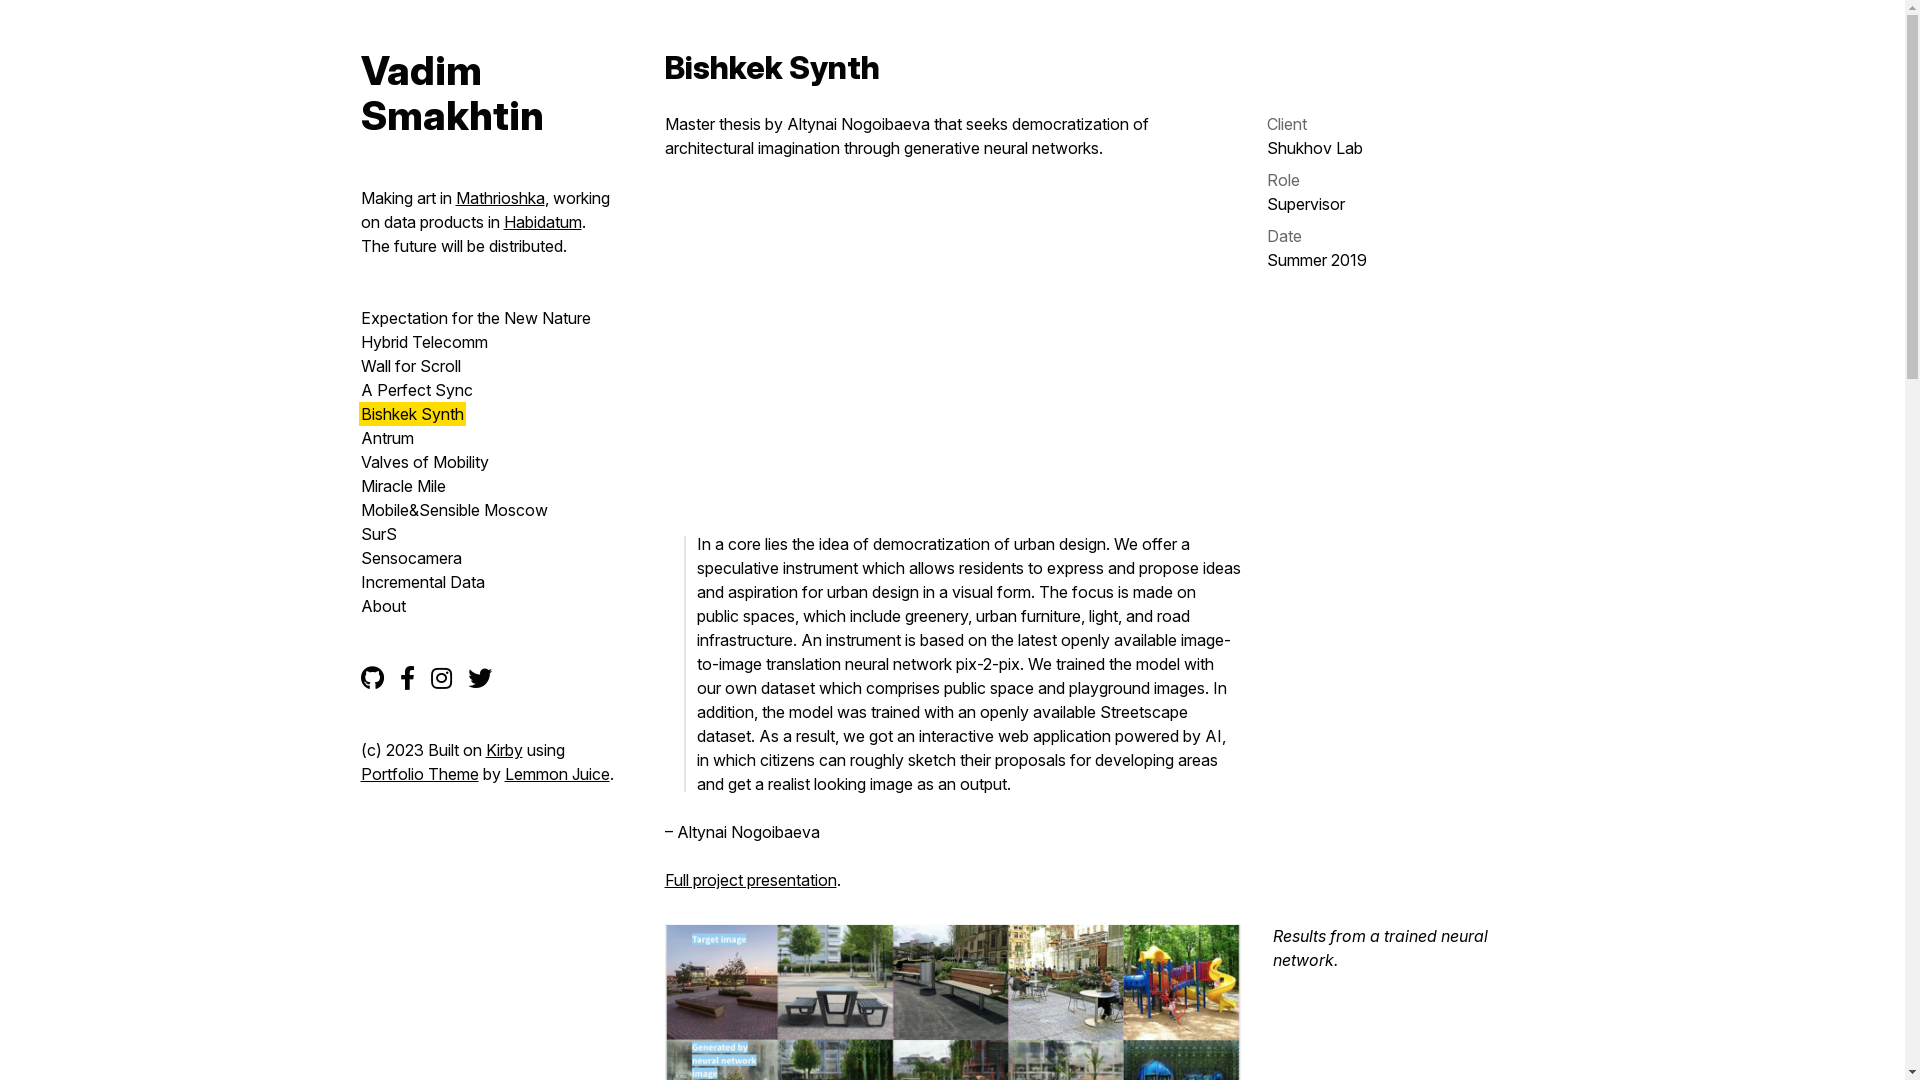 The height and width of the screenshot is (1080, 1920). What do you see at coordinates (409, 558) in the screenshot?
I see `'Sensocamera'` at bounding box center [409, 558].